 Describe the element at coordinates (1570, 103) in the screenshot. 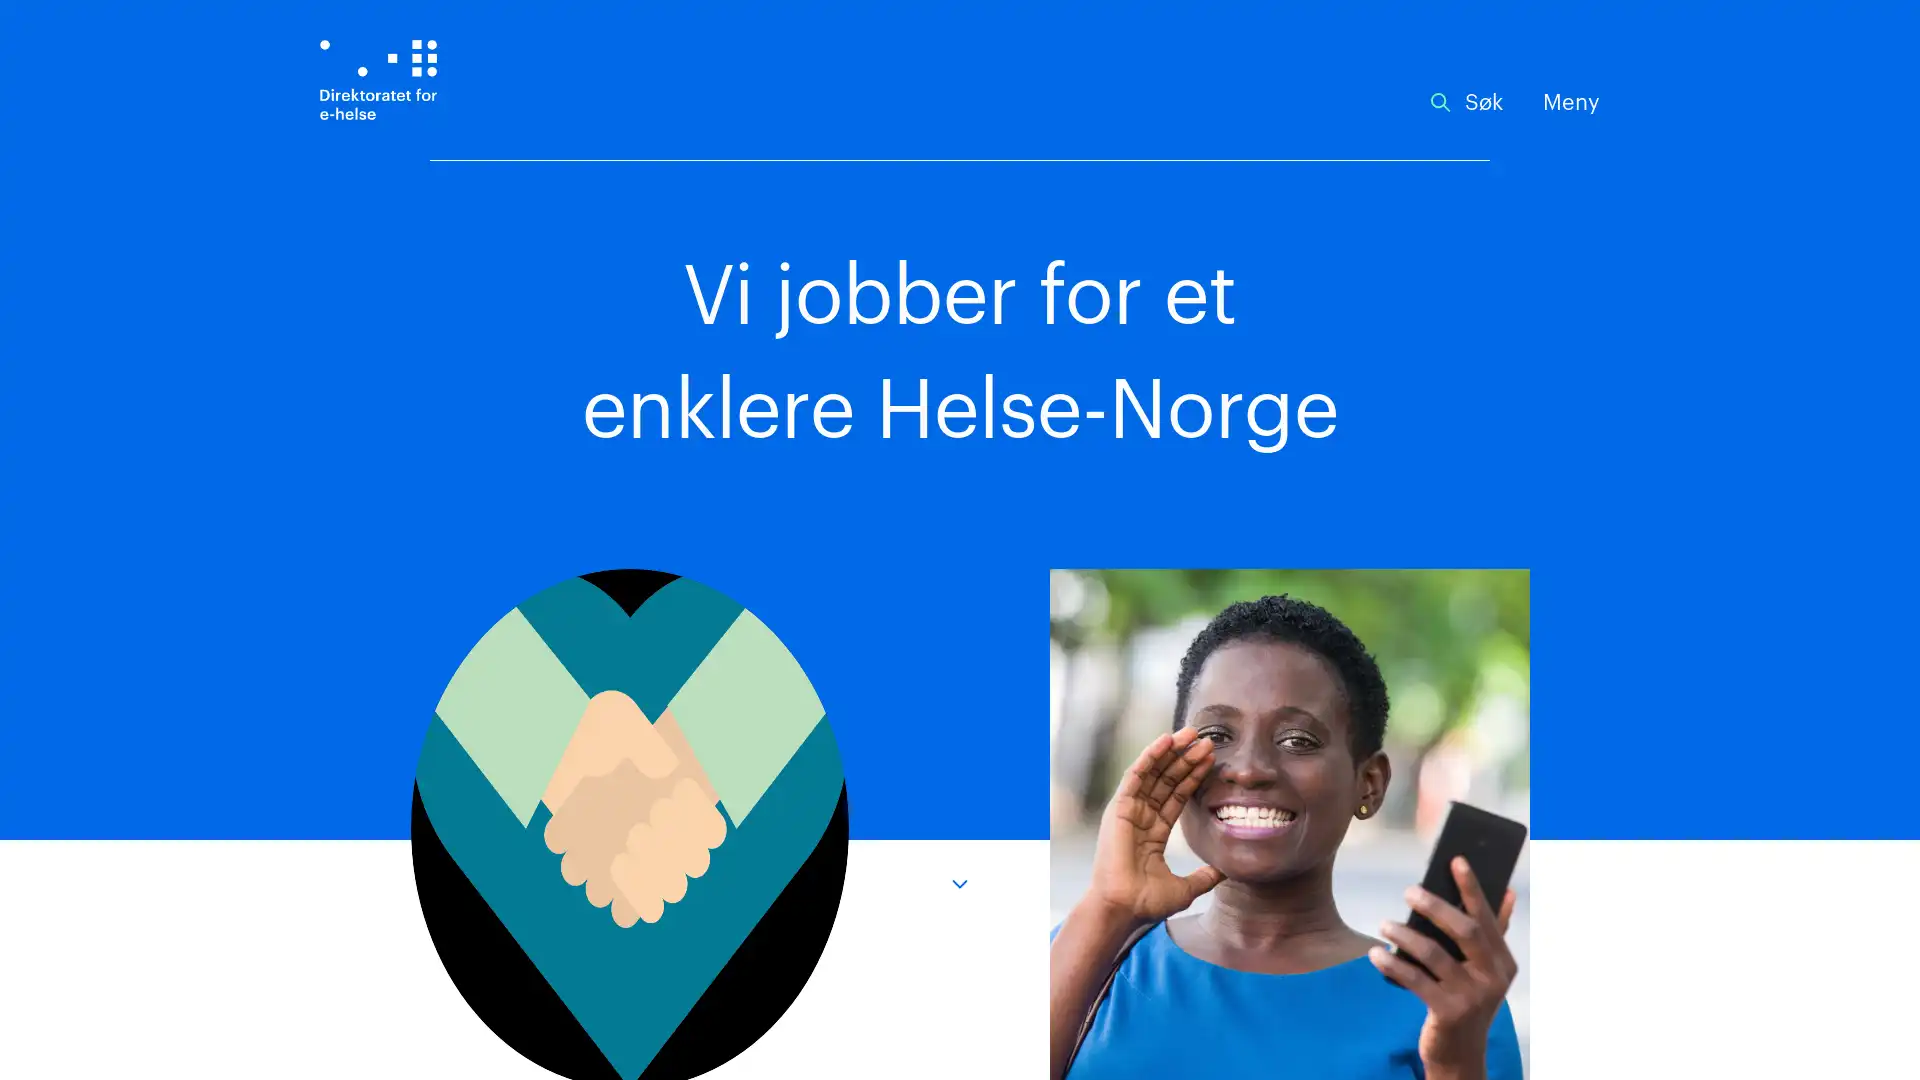

I see `Meny` at that location.